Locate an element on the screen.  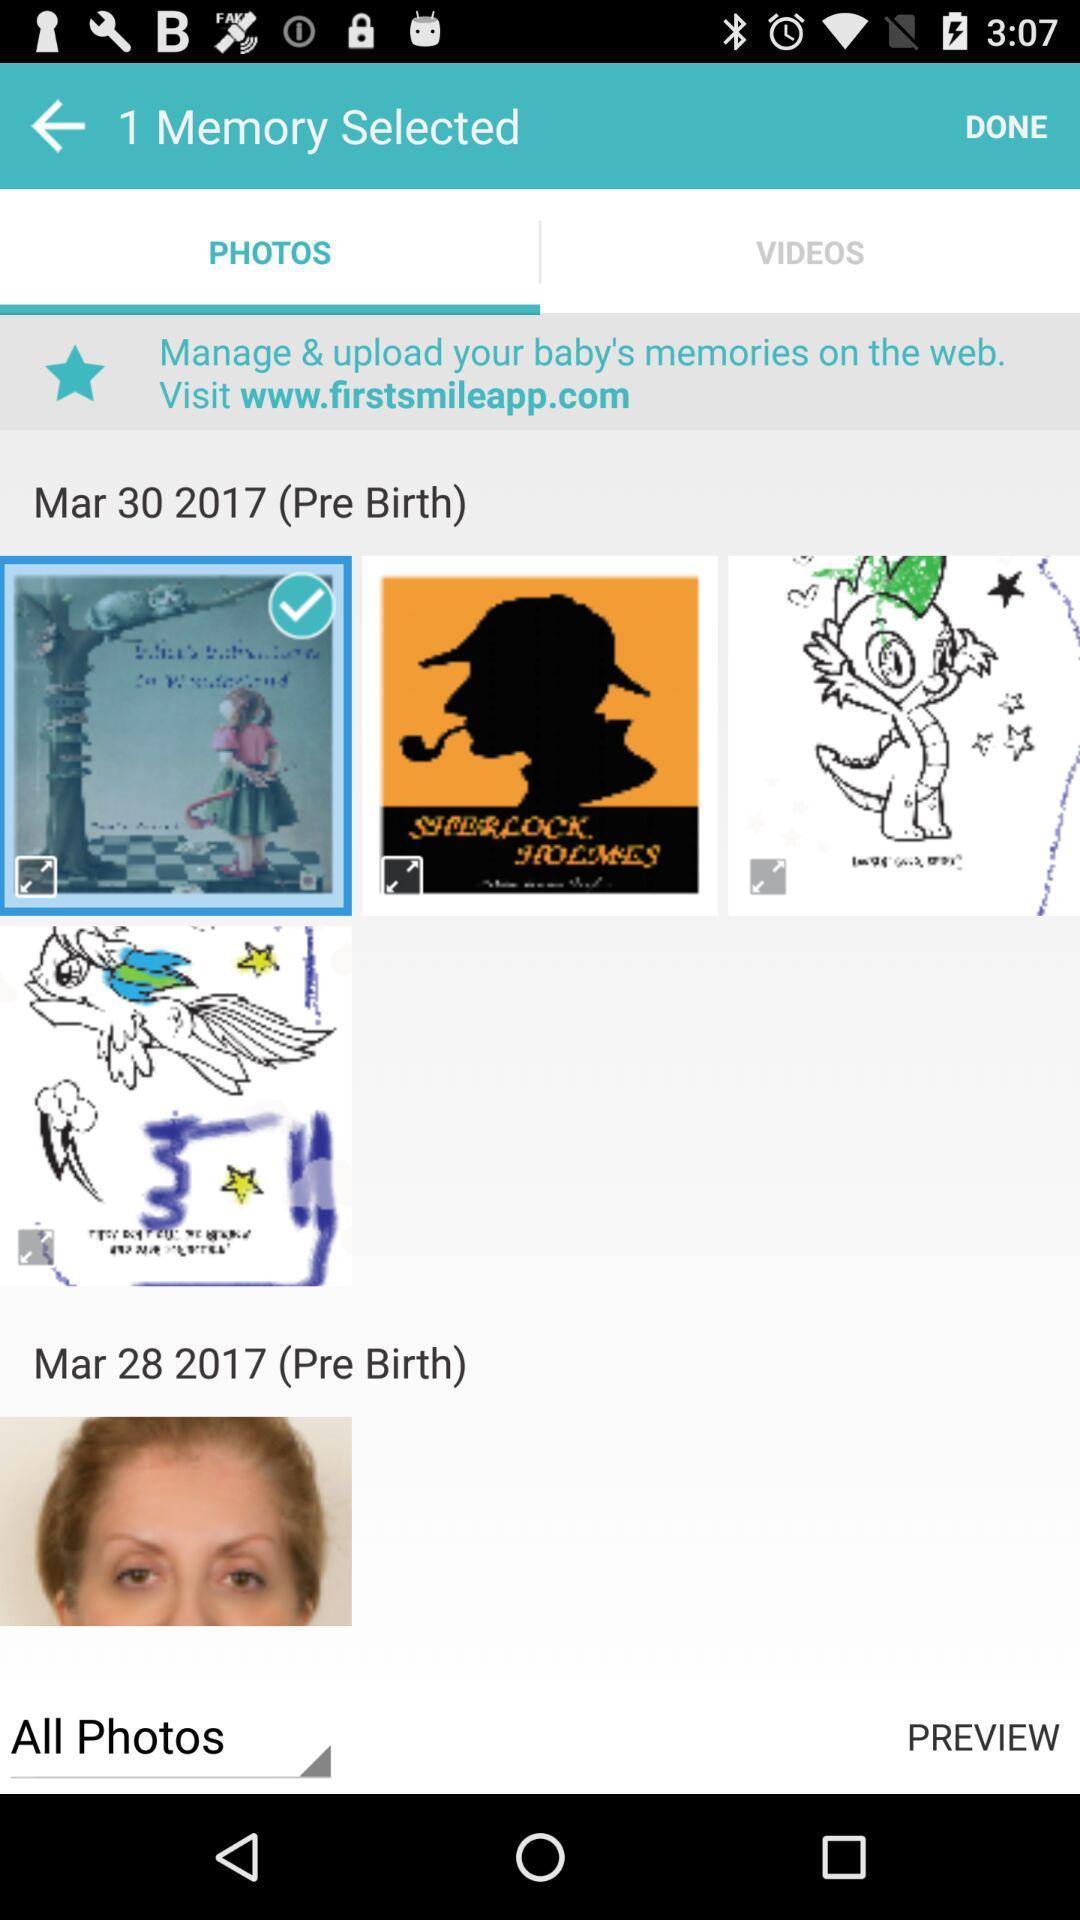
image option is located at coordinates (174, 1105).